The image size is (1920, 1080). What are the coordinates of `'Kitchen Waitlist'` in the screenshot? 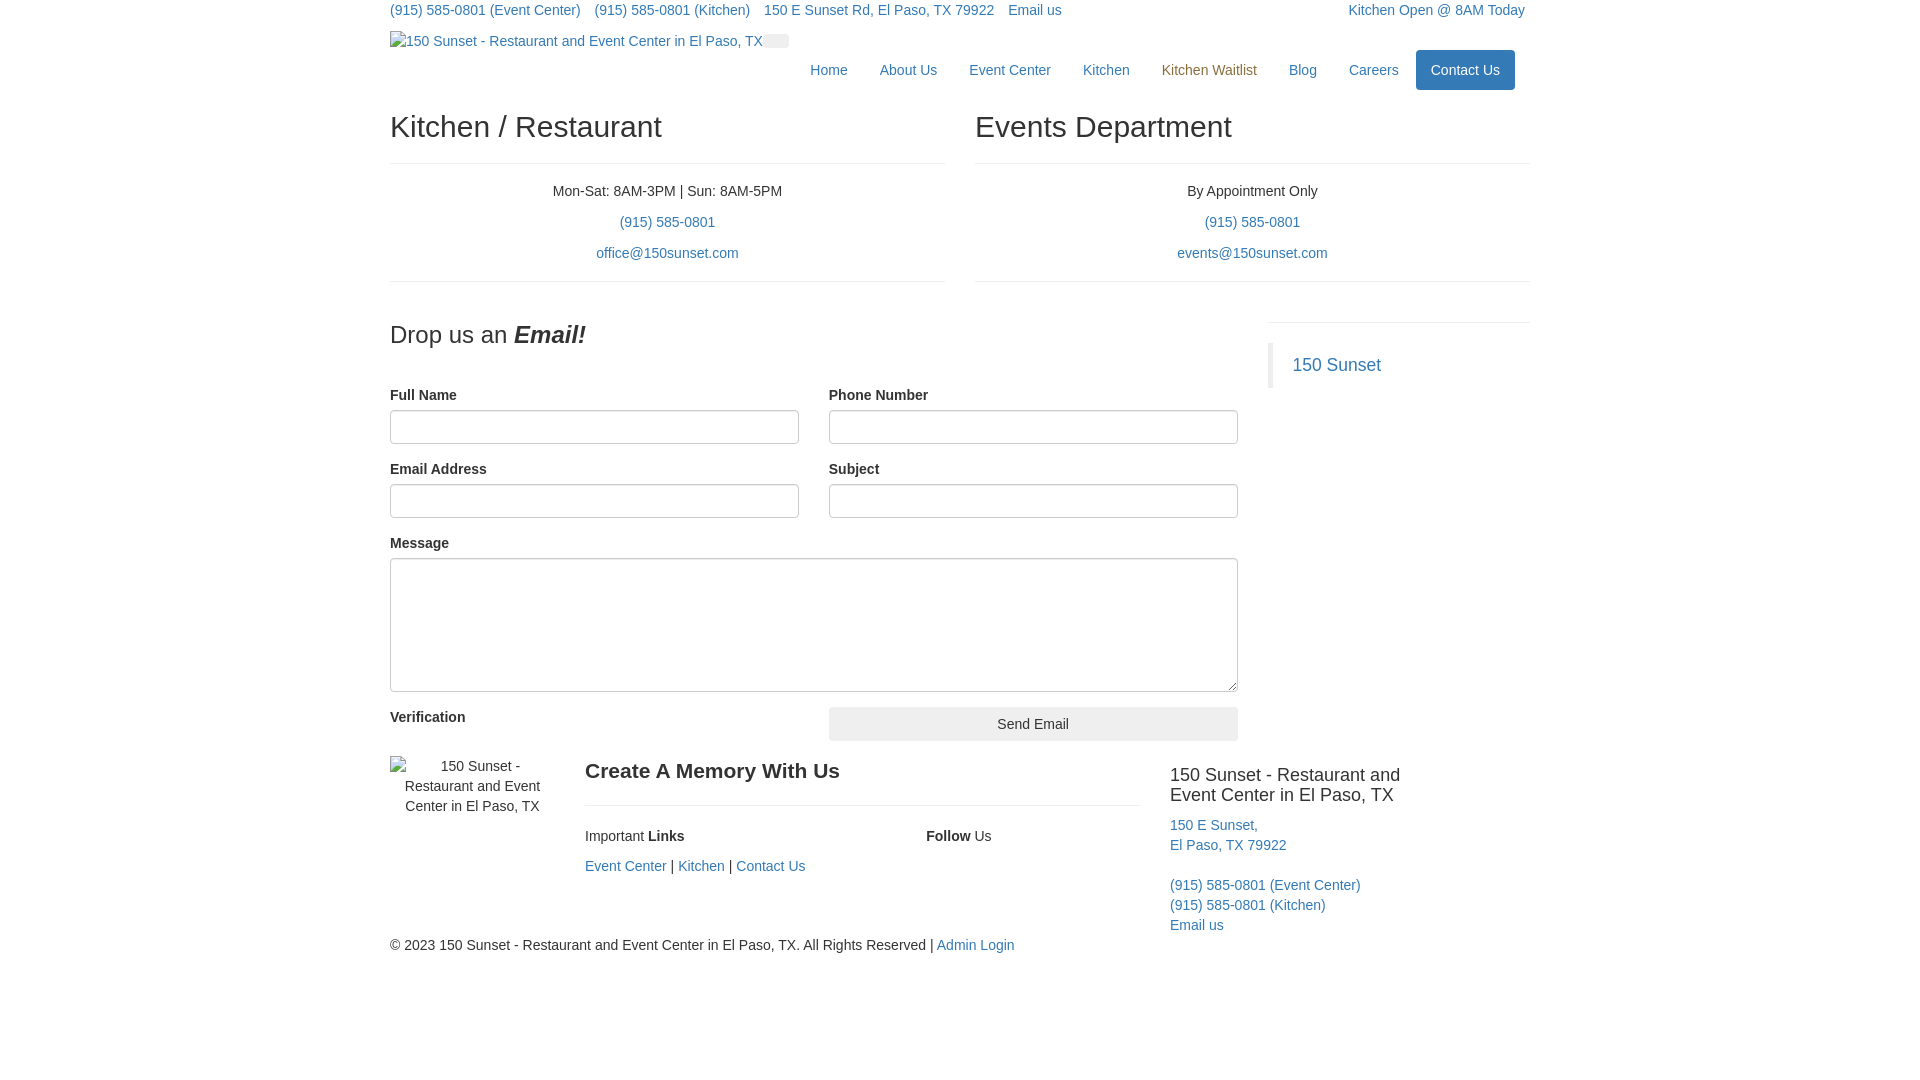 It's located at (1208, 68).